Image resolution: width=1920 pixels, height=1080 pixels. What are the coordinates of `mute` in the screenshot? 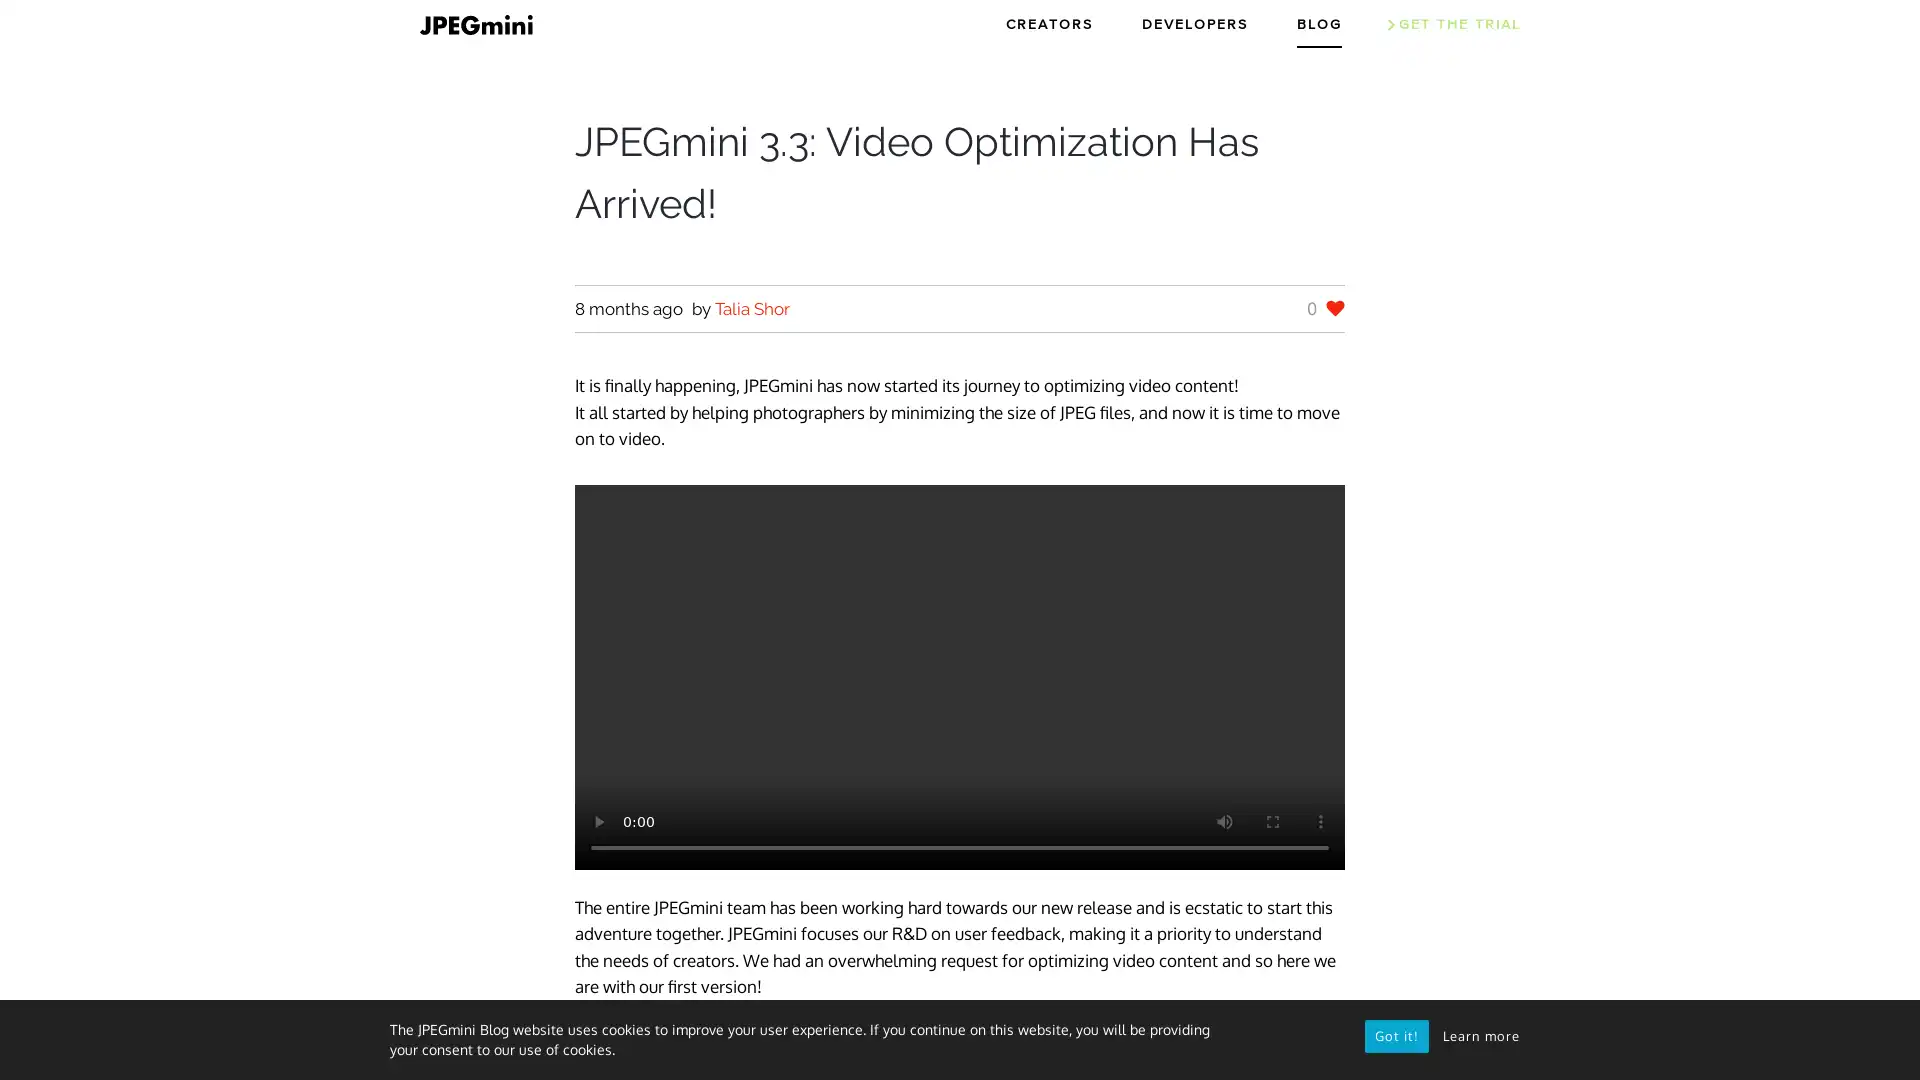 It's located at (1223, 821).